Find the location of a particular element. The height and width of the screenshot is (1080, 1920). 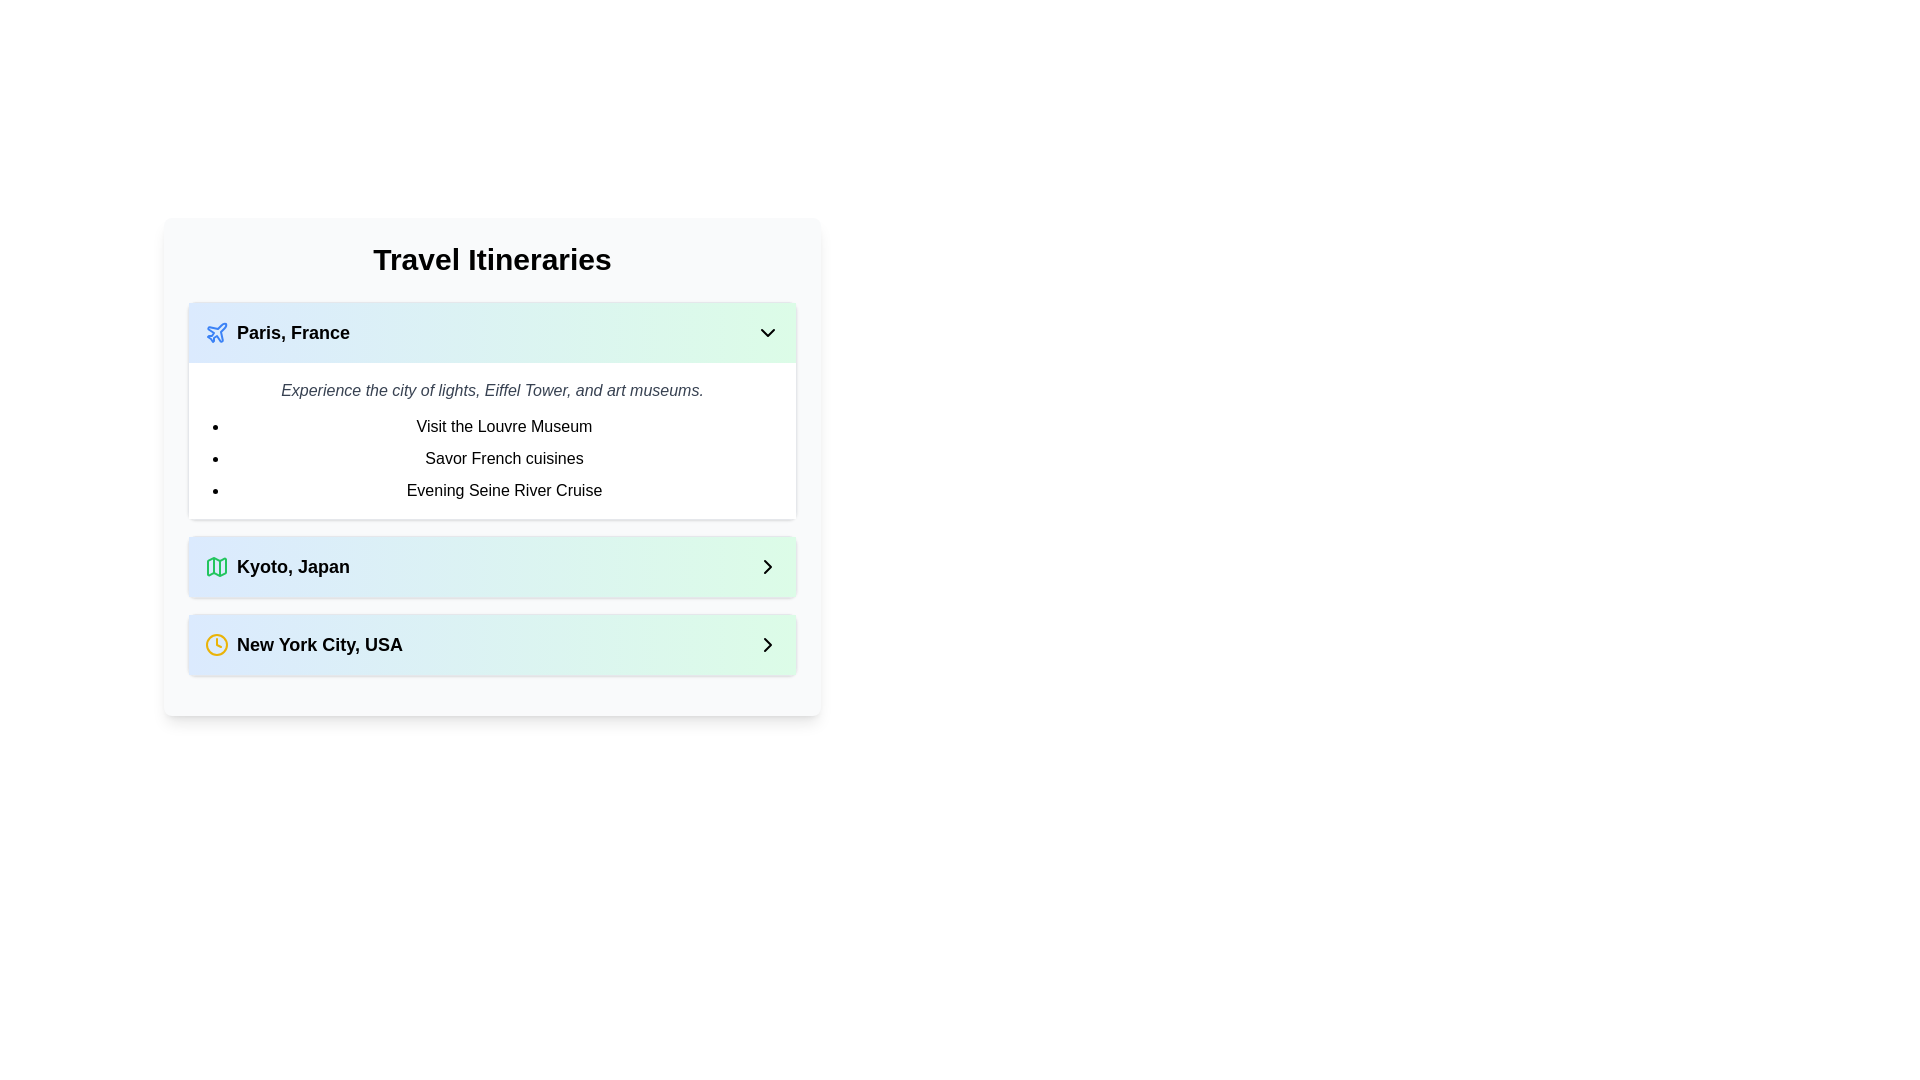

bulleted list of activities related to the 'Paris, France' itinerary, positioned beneath the descriptive text and above the next section about 'Kyoto, Japan' is located at coordinates (492, 459).